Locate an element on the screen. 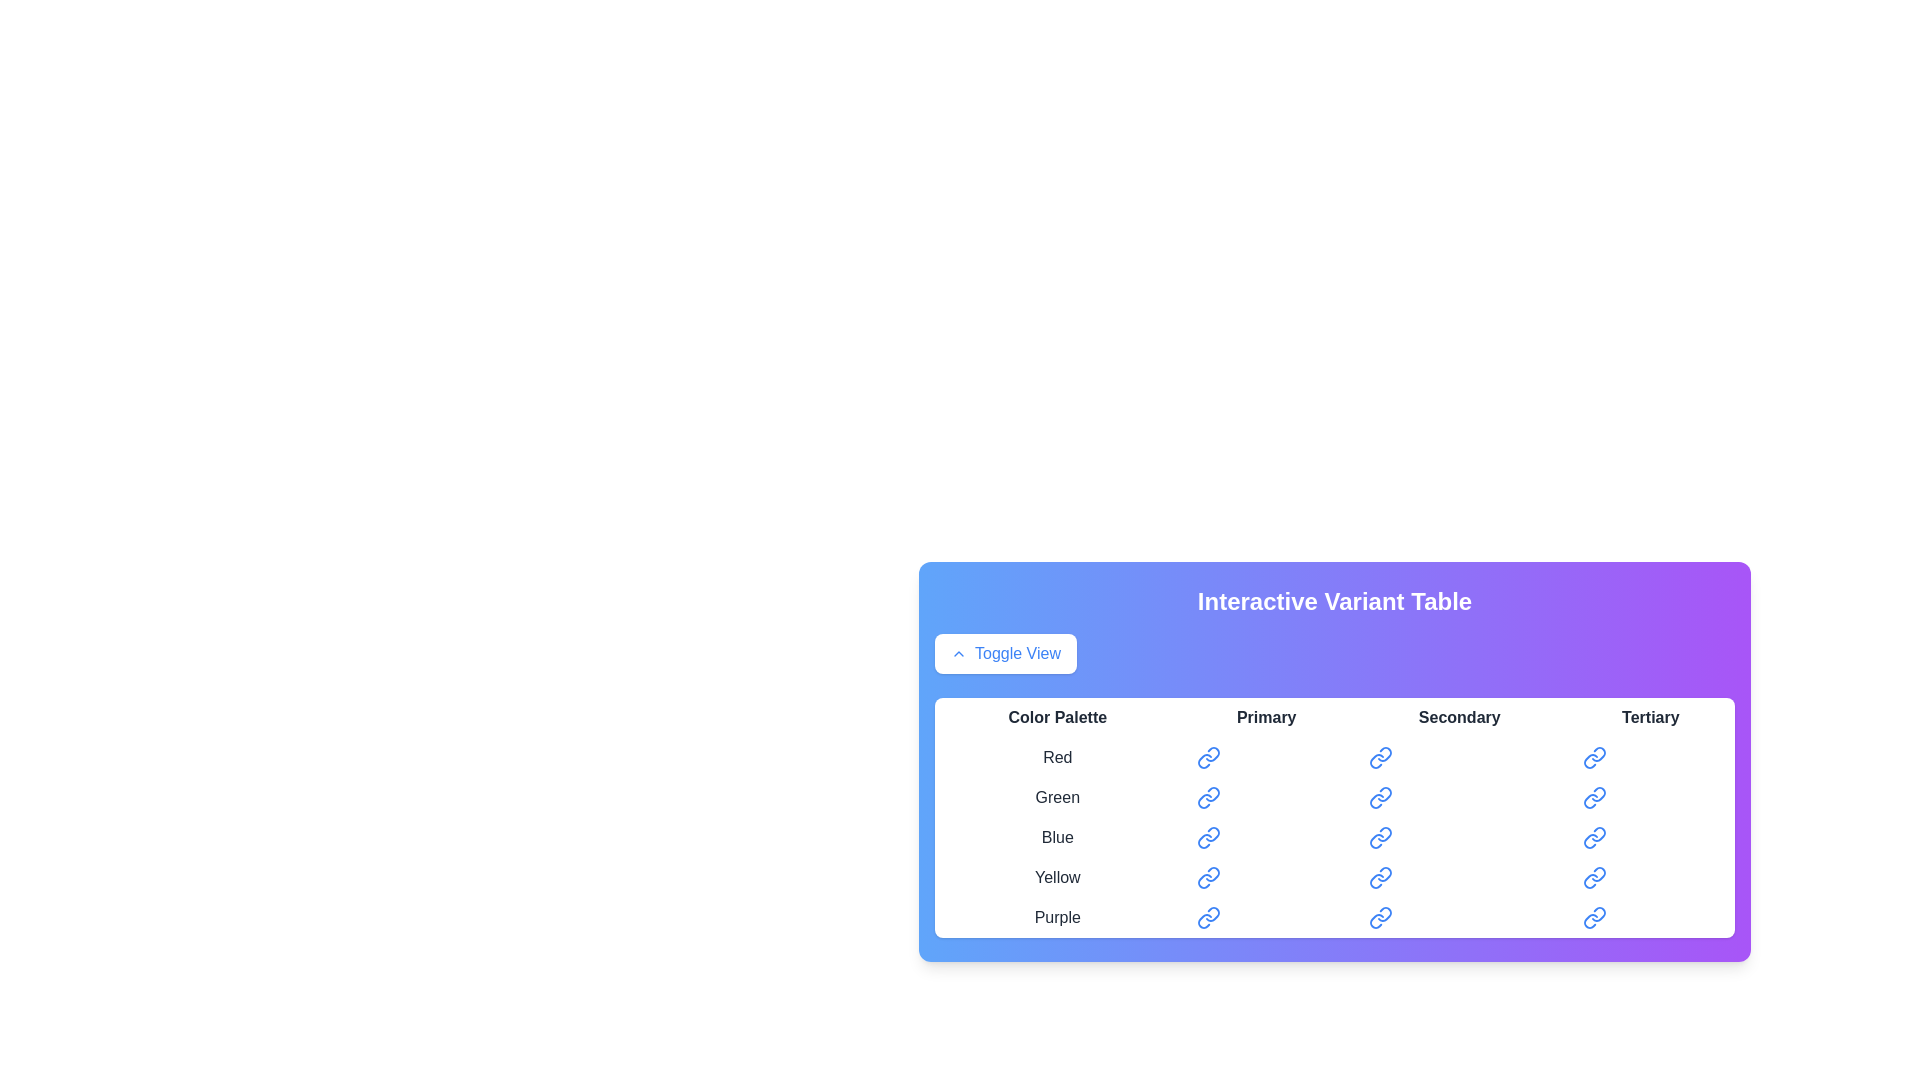 The height and width of the screenshot is (1080, 1920). the SVG chain link icon located in the 'Primary' column under the 'Green' row is located at coordinates (1203, 800).